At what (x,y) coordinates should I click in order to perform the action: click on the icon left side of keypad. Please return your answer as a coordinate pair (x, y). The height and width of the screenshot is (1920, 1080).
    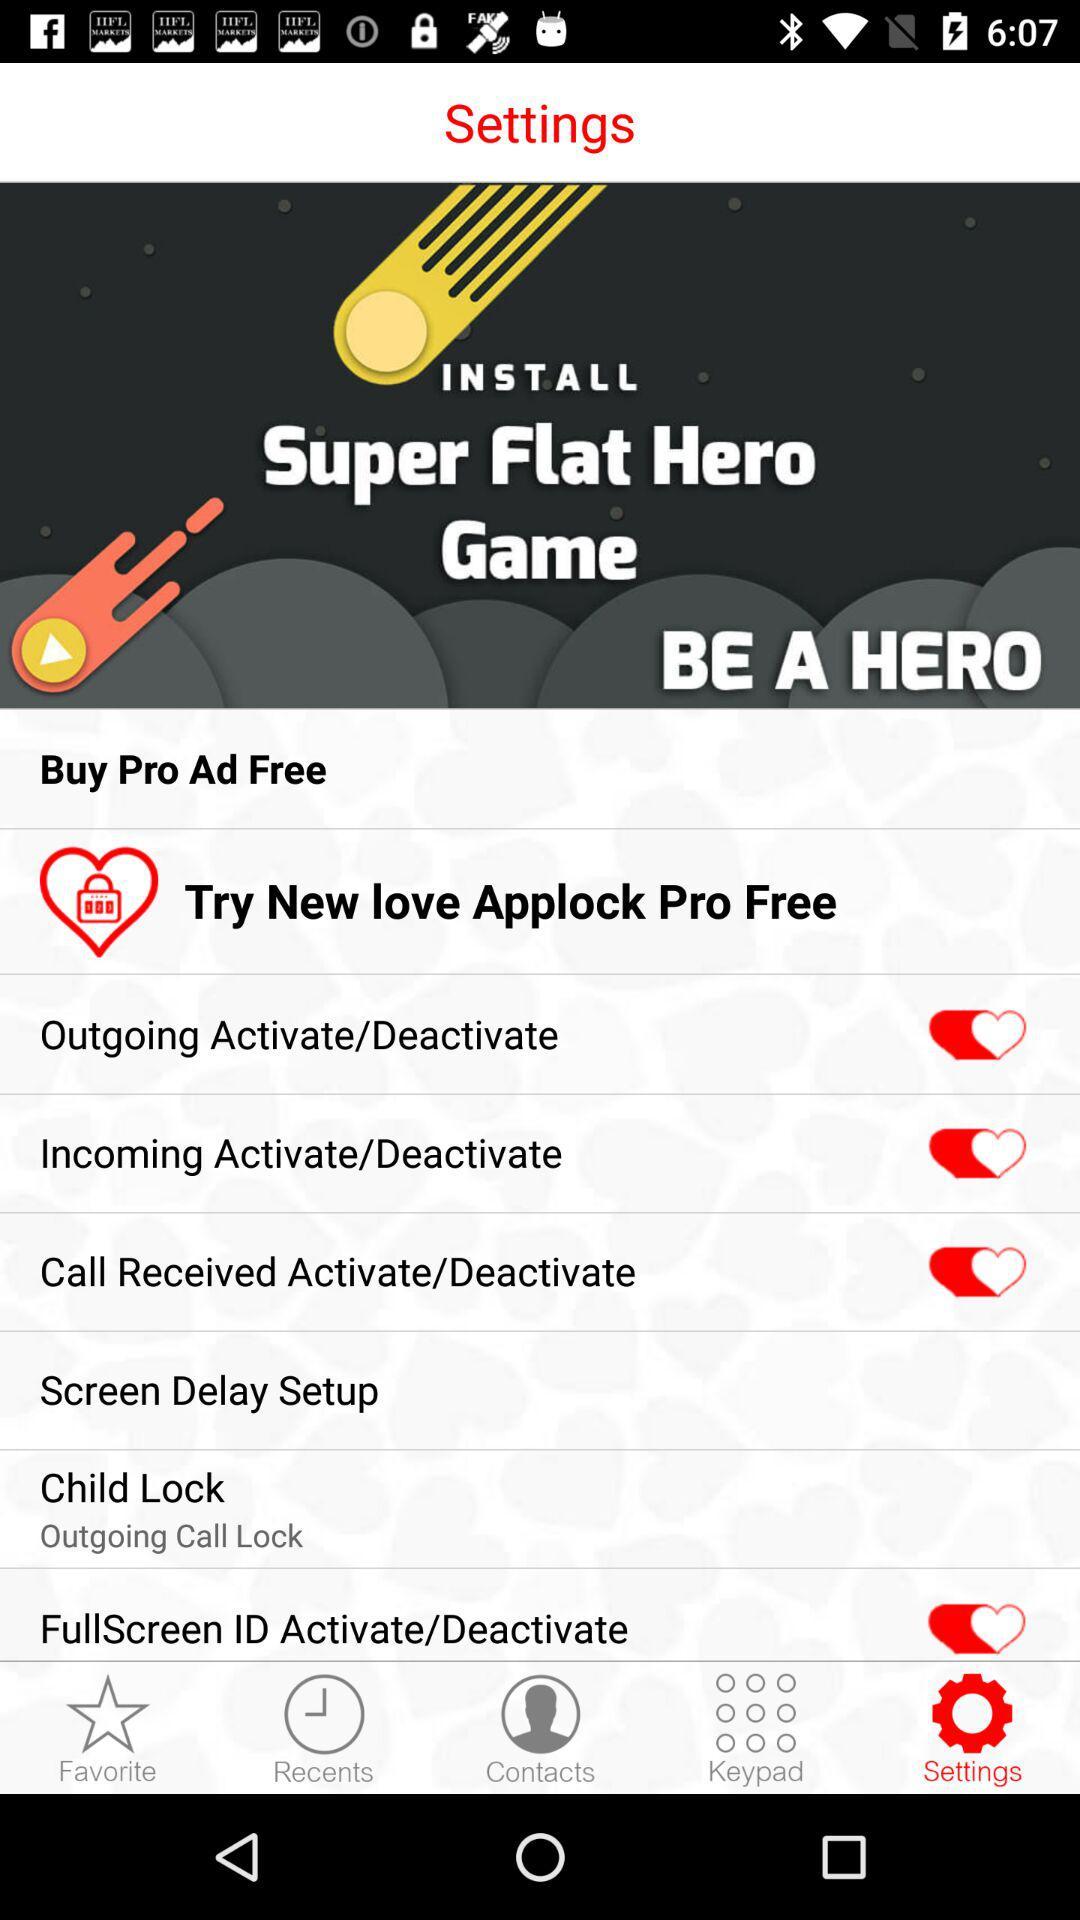
    Looking at the image, I should click on (540, 1728).